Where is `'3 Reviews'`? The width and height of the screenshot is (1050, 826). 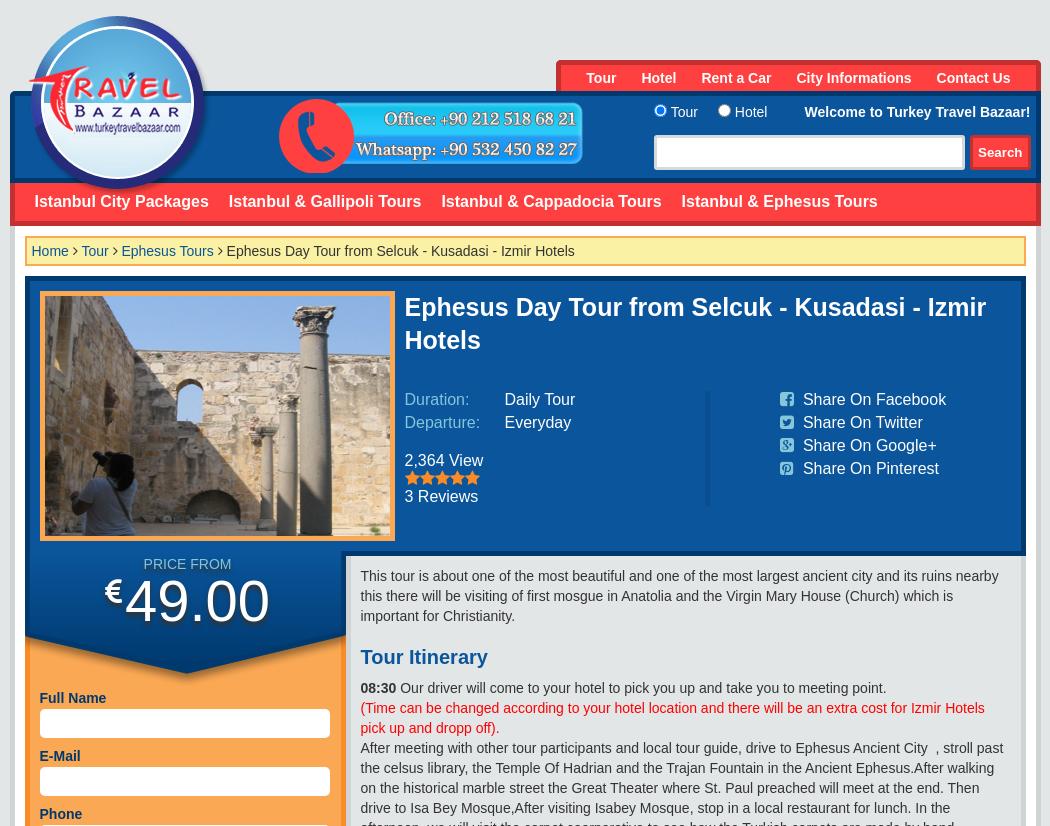
'3 Reviews' is located at coordinates (440, 496).